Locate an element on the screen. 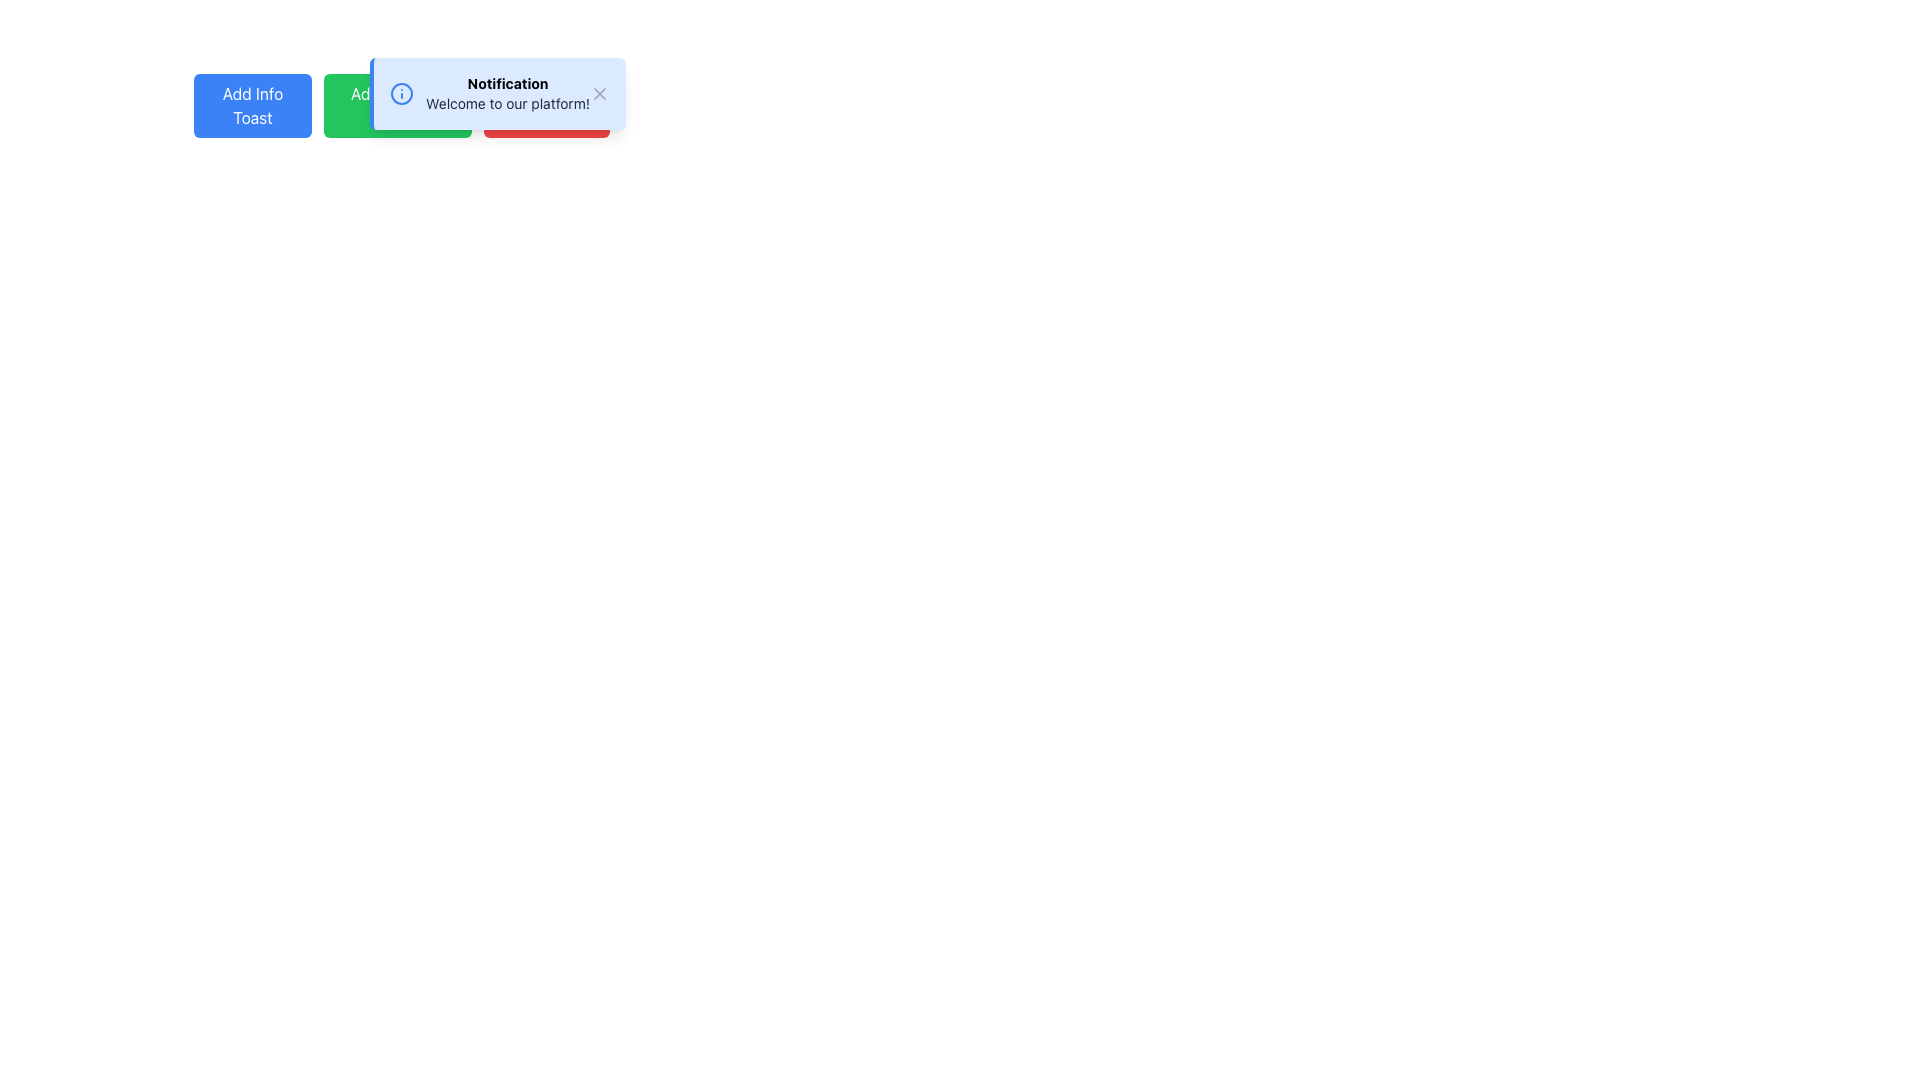 This screenshot has width=1920, height=1080. the cross mark icon located in the top-right corner of the light blue notification box is located at coordinates (598, 93).